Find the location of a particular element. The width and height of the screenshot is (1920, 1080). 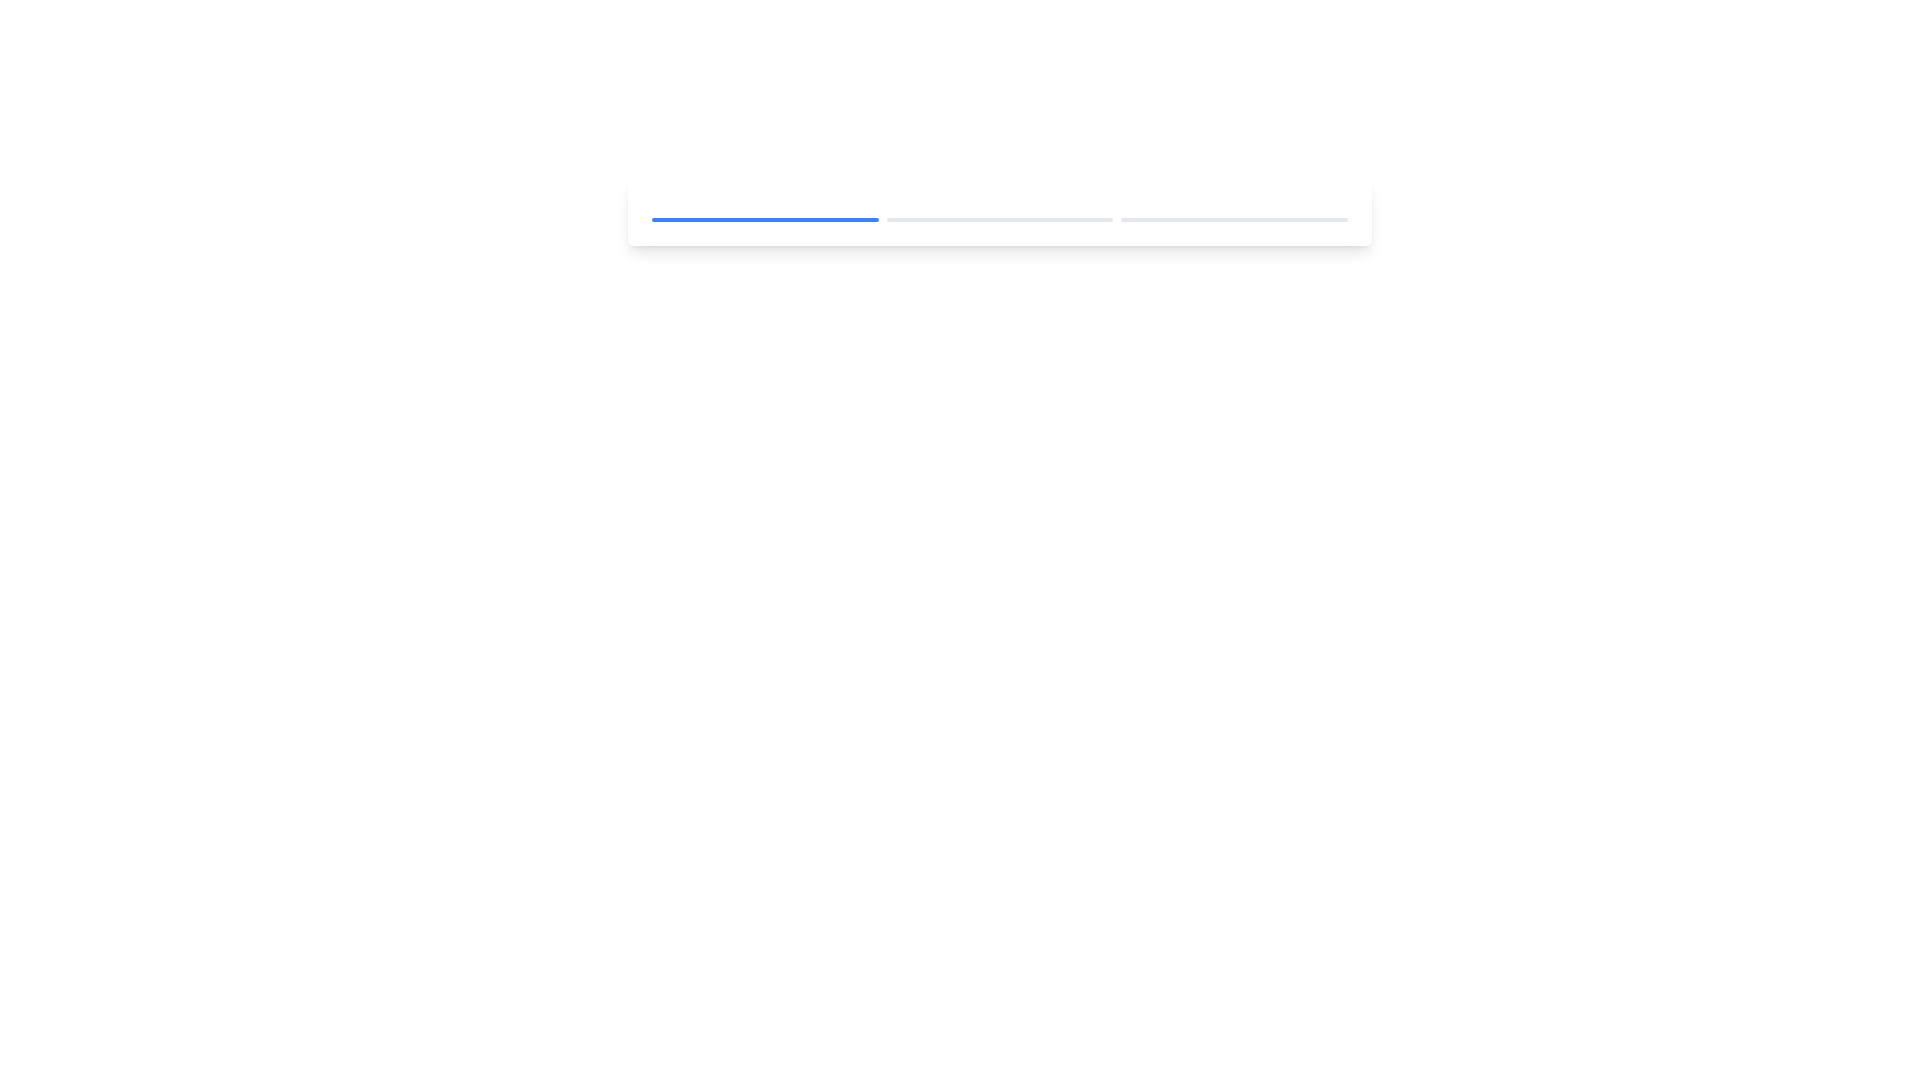

the slider is located at coordinates (1060, 219).